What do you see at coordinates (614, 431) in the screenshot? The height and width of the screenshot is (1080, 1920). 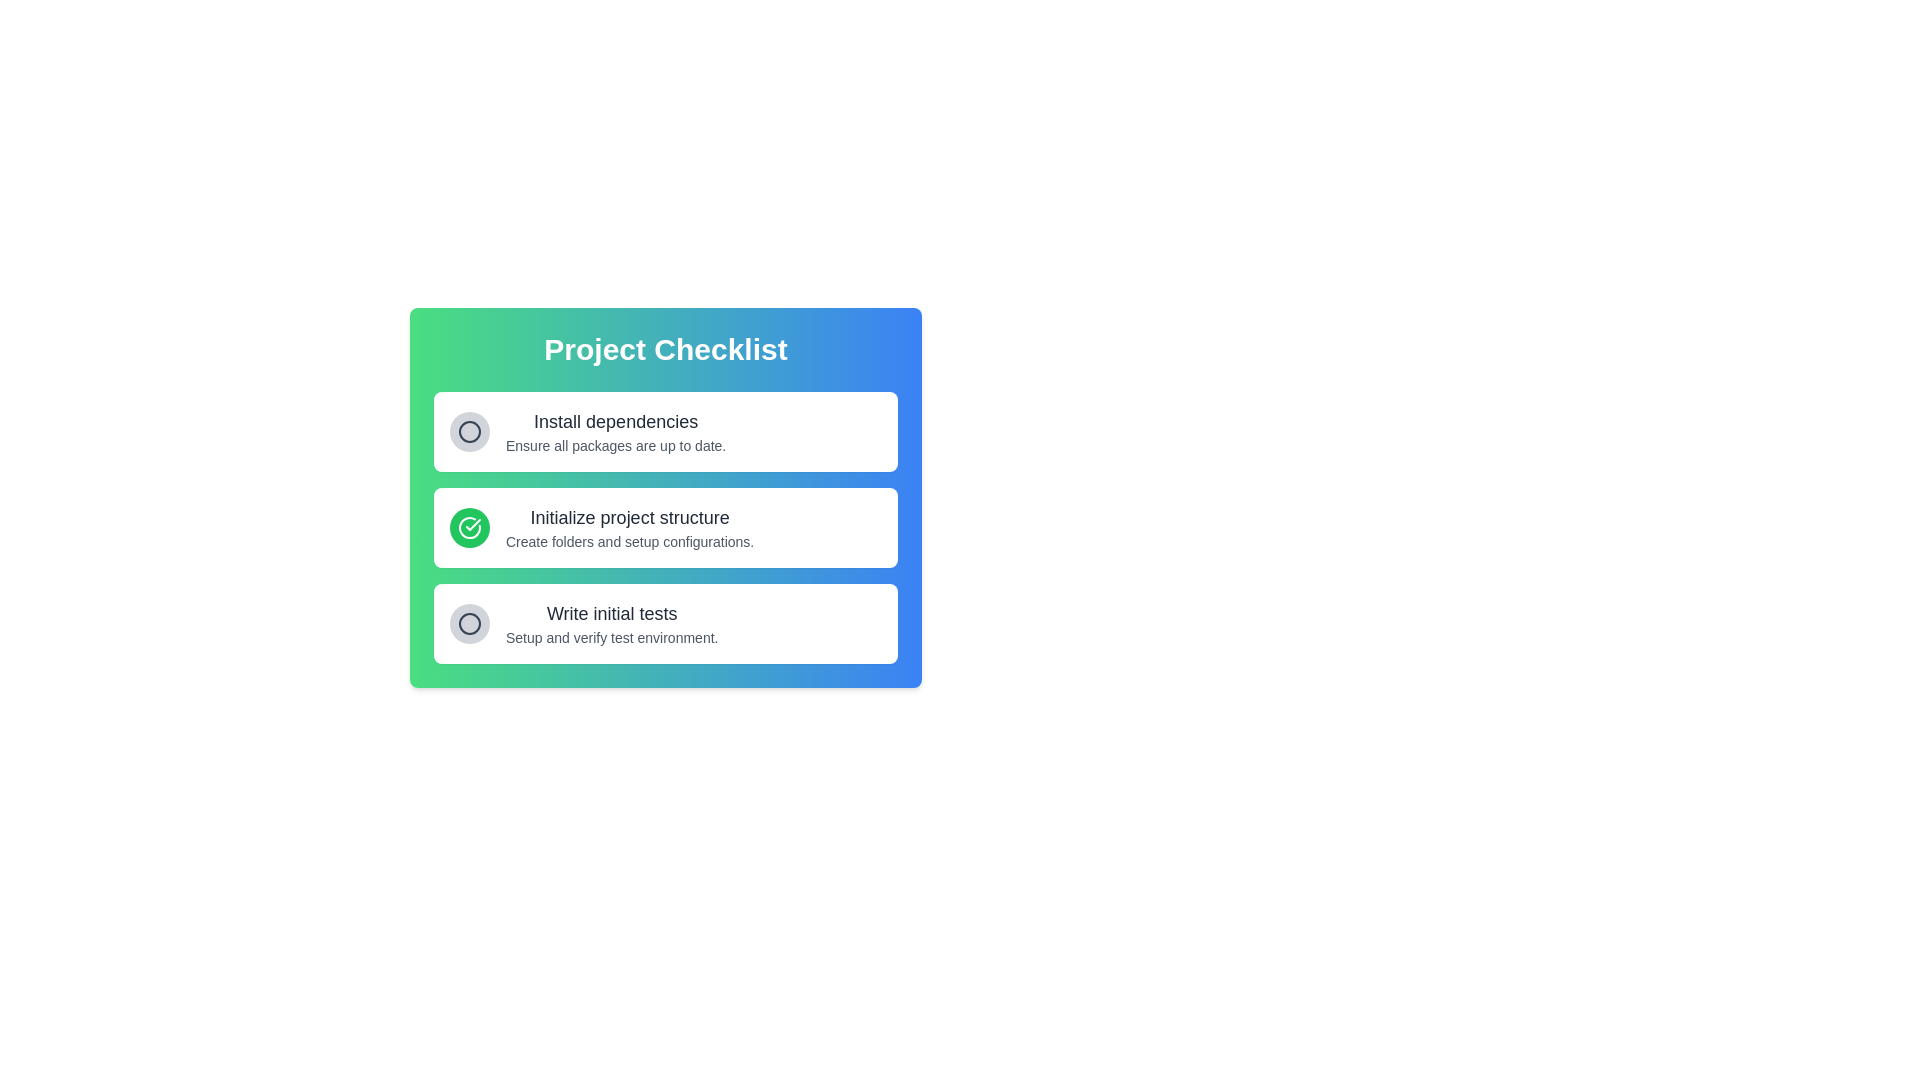 I see `the task Install dependencies to view hover effects` at bounding box center [614, 431].